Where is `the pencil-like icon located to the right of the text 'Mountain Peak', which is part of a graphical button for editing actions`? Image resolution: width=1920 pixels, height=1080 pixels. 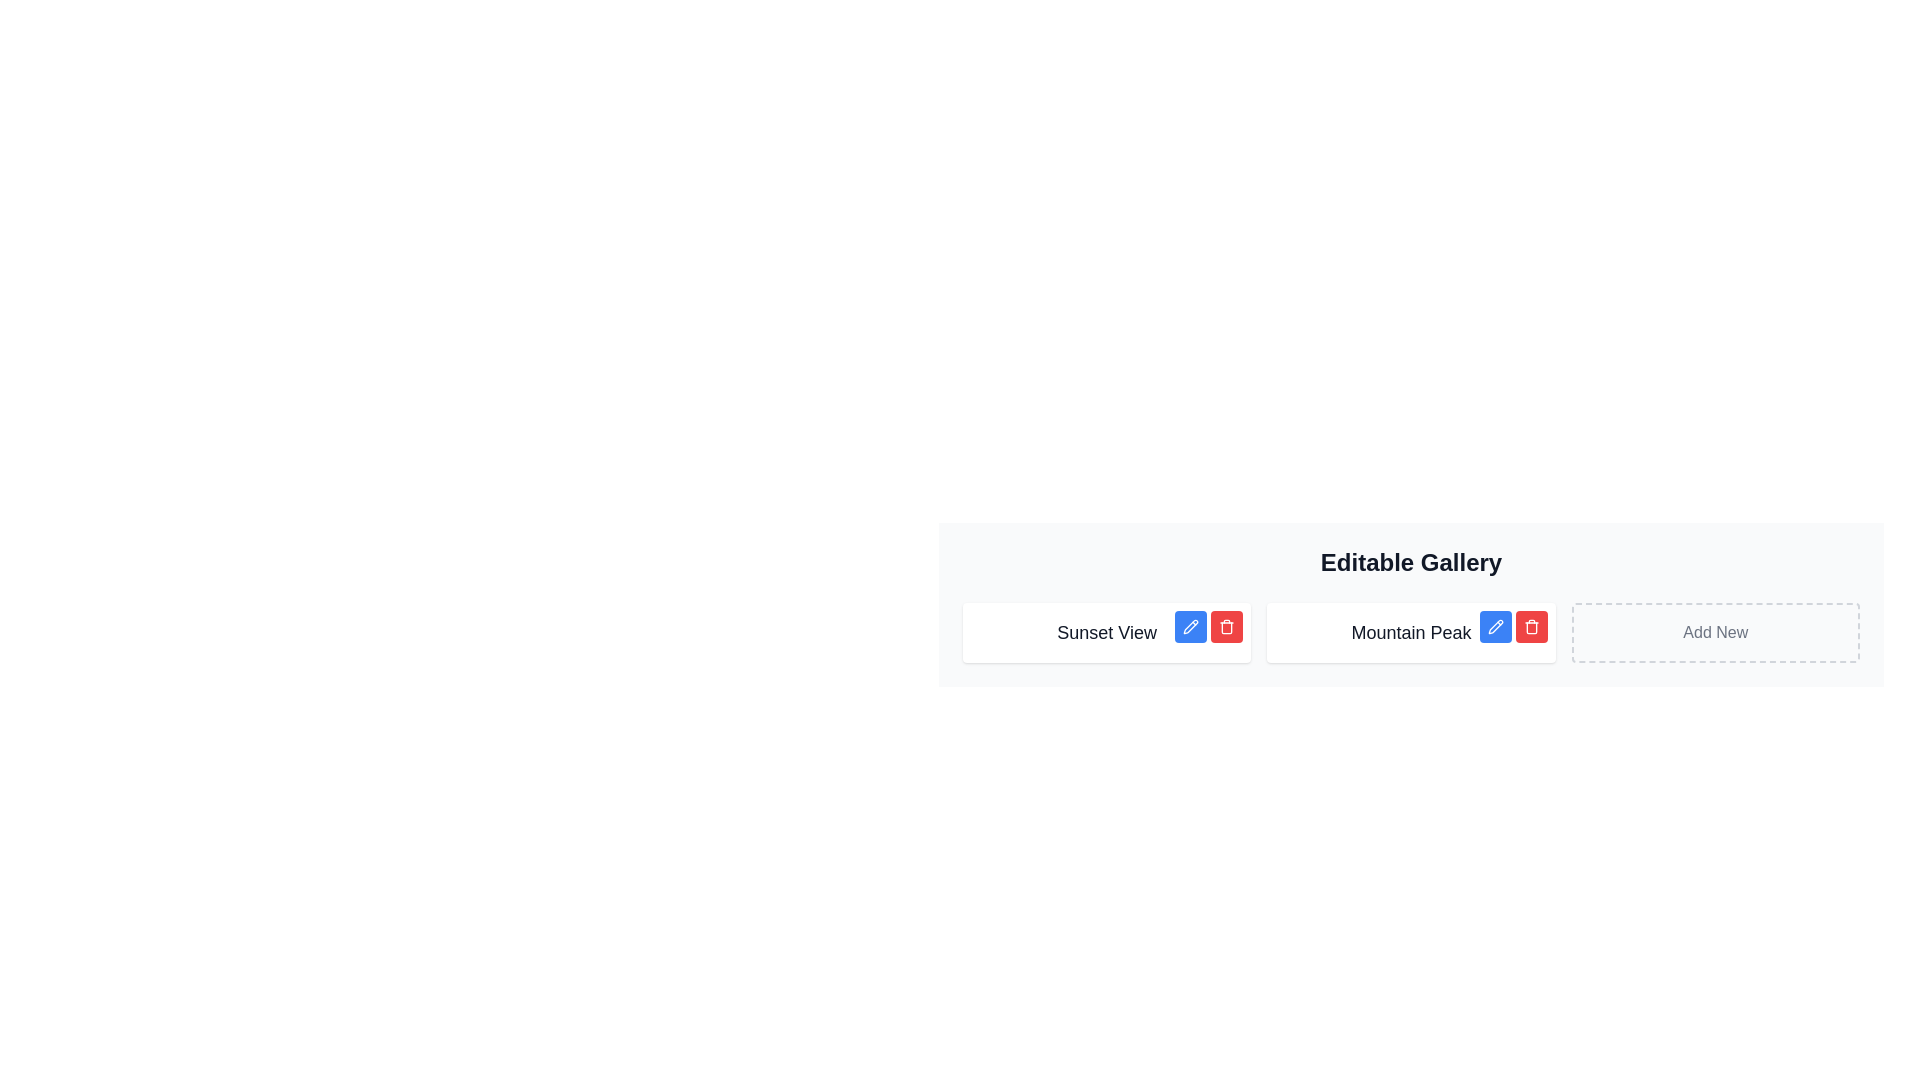
the pencil-like icon located to the right of the text 'Mountain Peak', which is part of a graphical button for editing actions is located at coordinates (1495, 626).